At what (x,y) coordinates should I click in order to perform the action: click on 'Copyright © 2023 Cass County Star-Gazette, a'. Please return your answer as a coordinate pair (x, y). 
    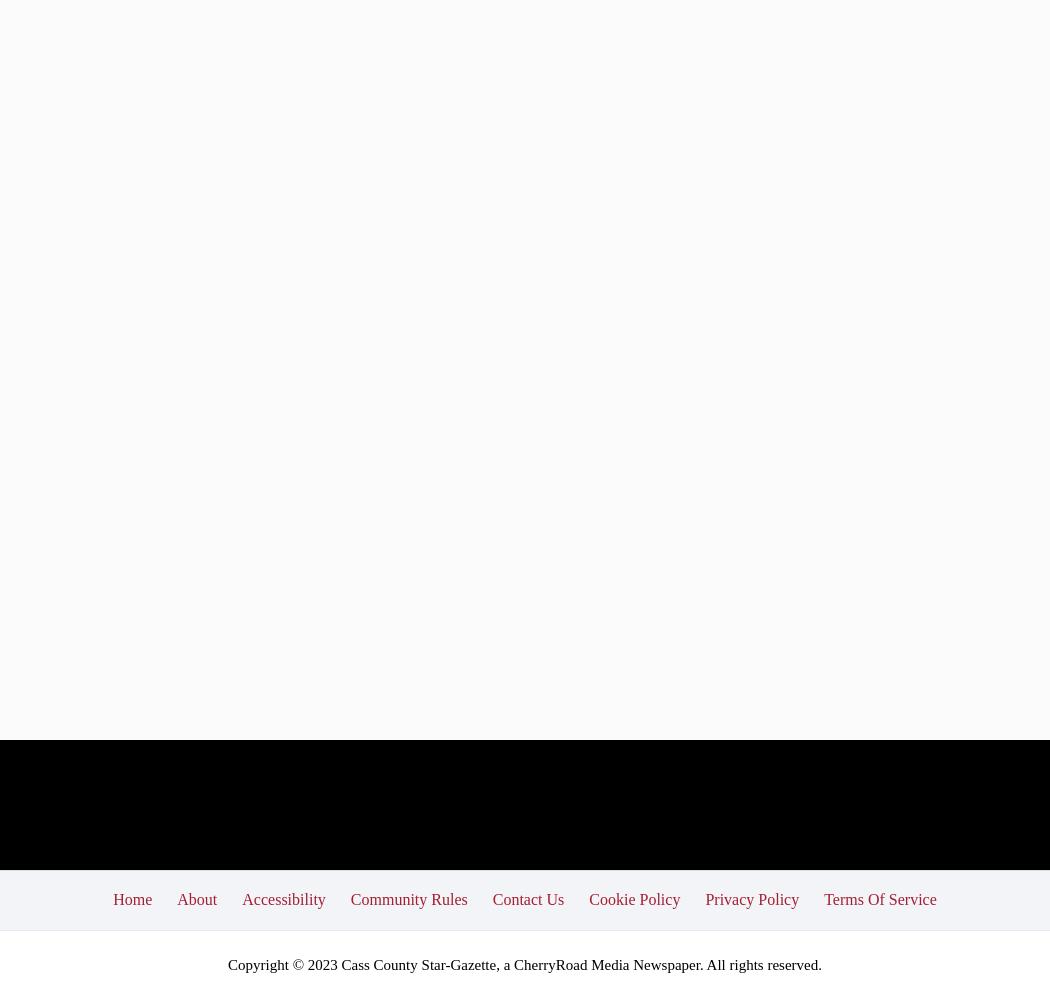
    Looking at the image, I should click on (369, 963).